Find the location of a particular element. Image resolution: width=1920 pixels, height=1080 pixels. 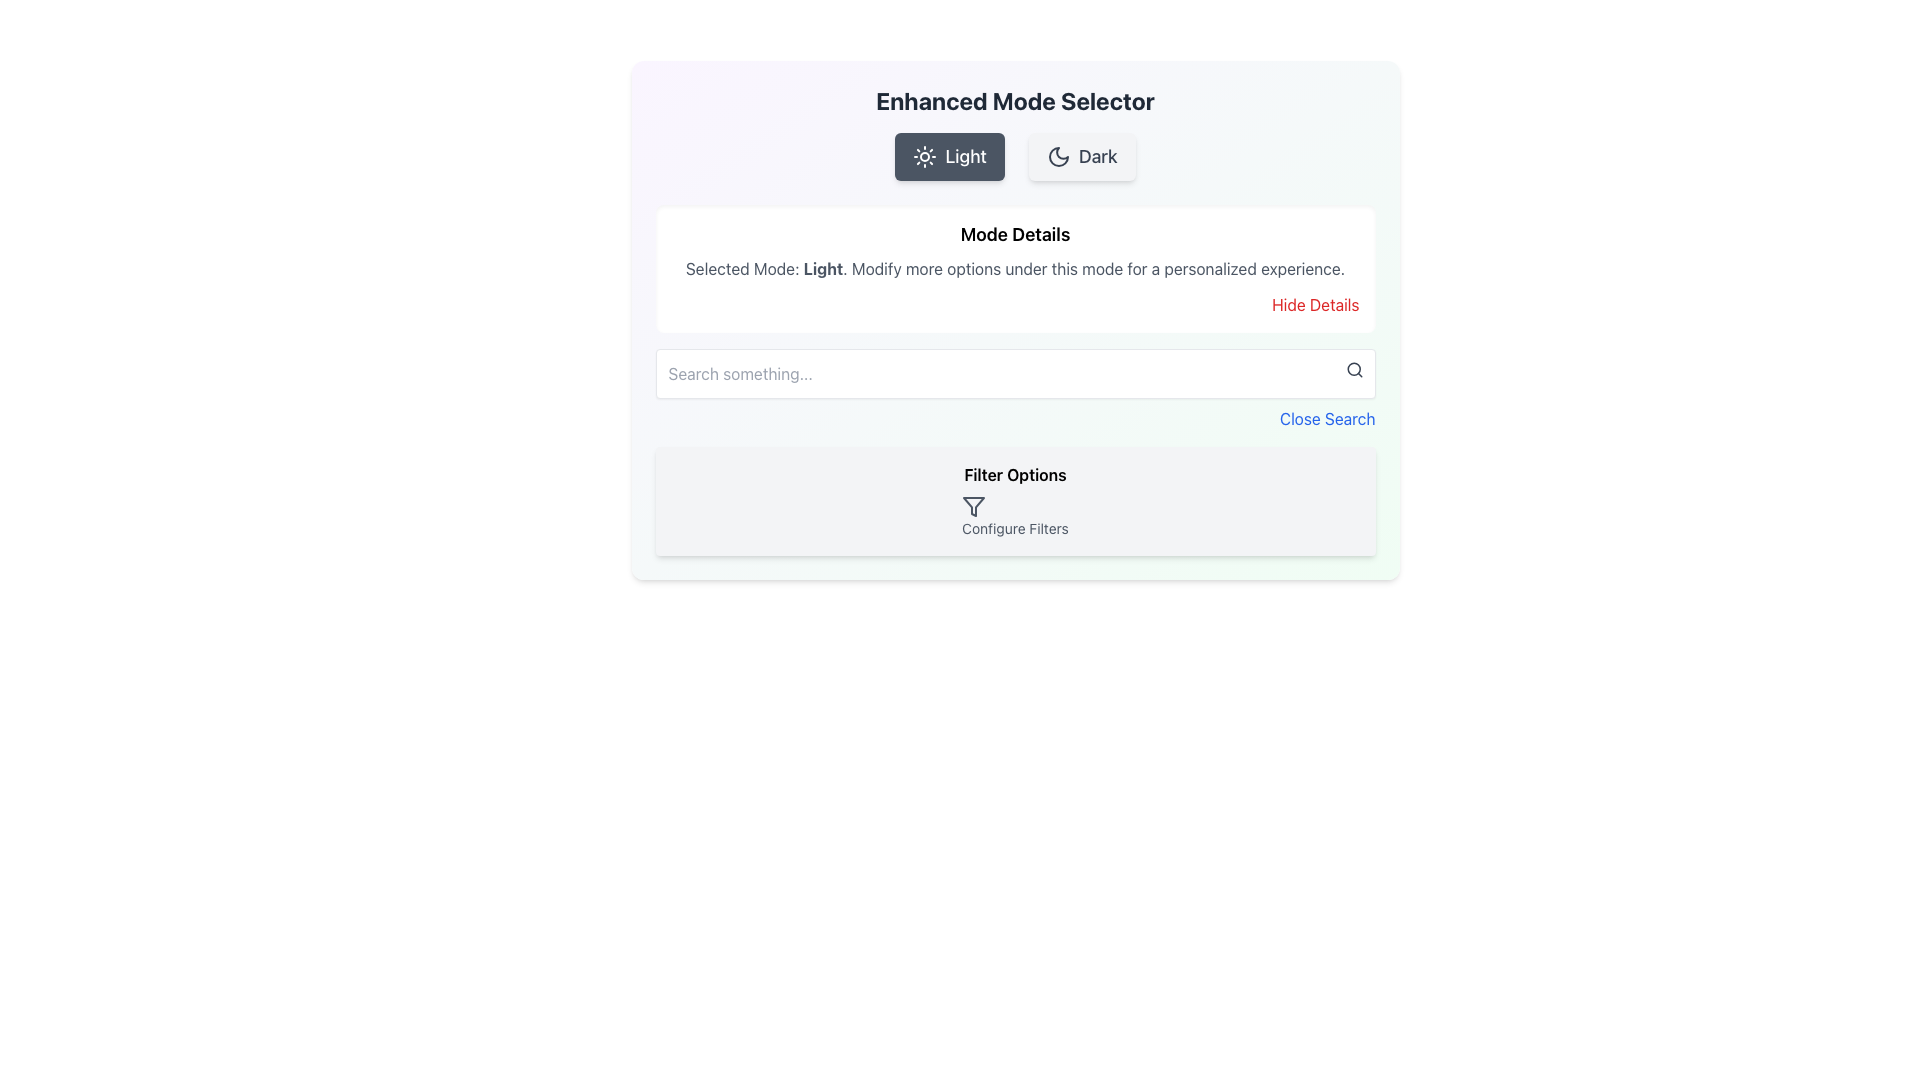

the 'Close Search' hyperlink located at the far-right end of the search bar in the 'Enhanced Mode Selector' section is located at coordinates (1015, 389).